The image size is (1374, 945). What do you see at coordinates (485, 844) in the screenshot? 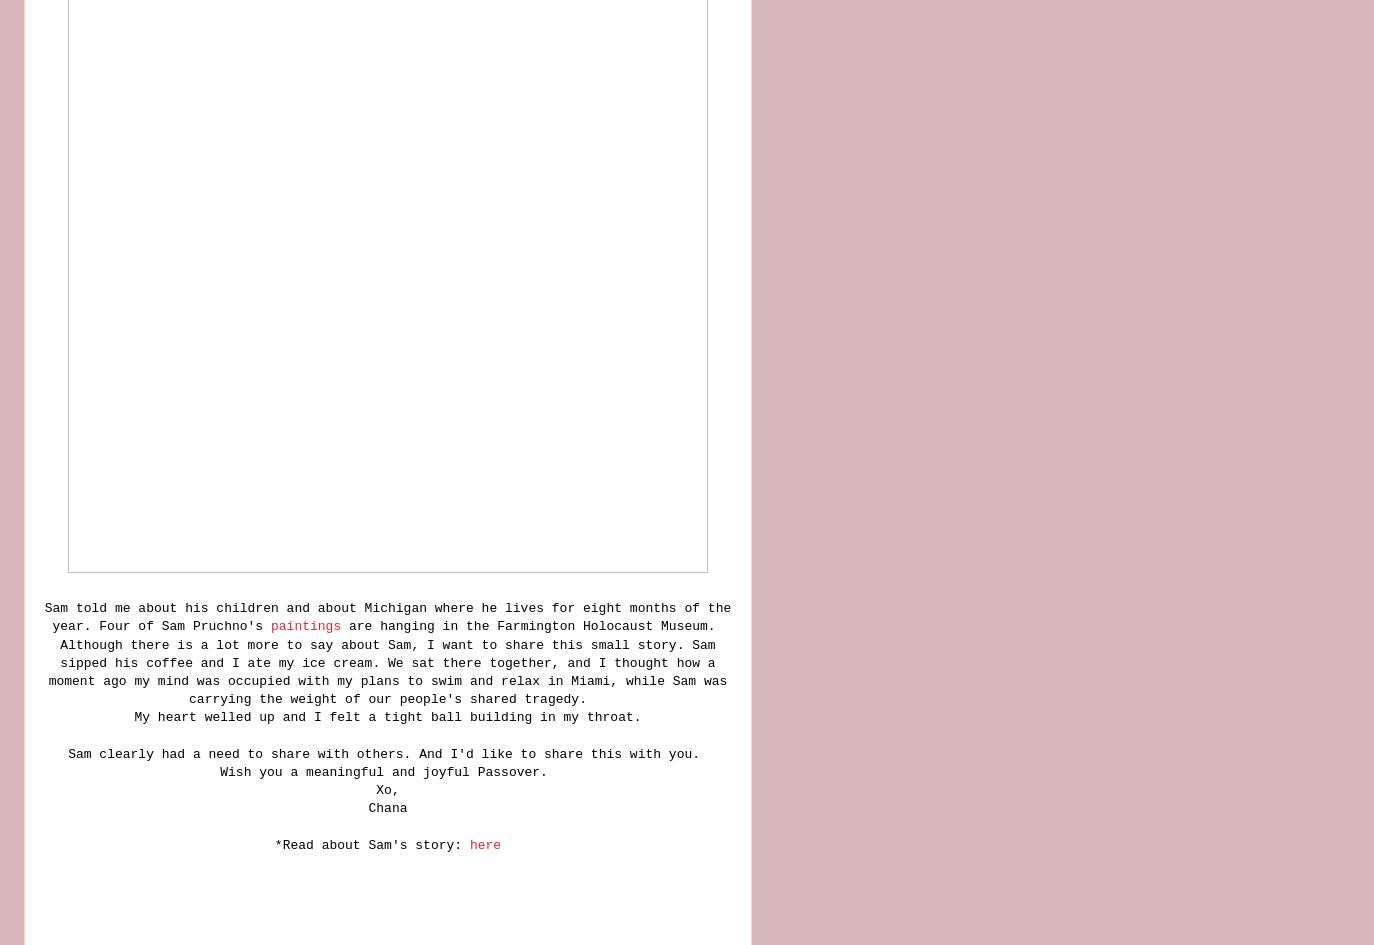
I see `'here'` at bounding box center [485, 844].